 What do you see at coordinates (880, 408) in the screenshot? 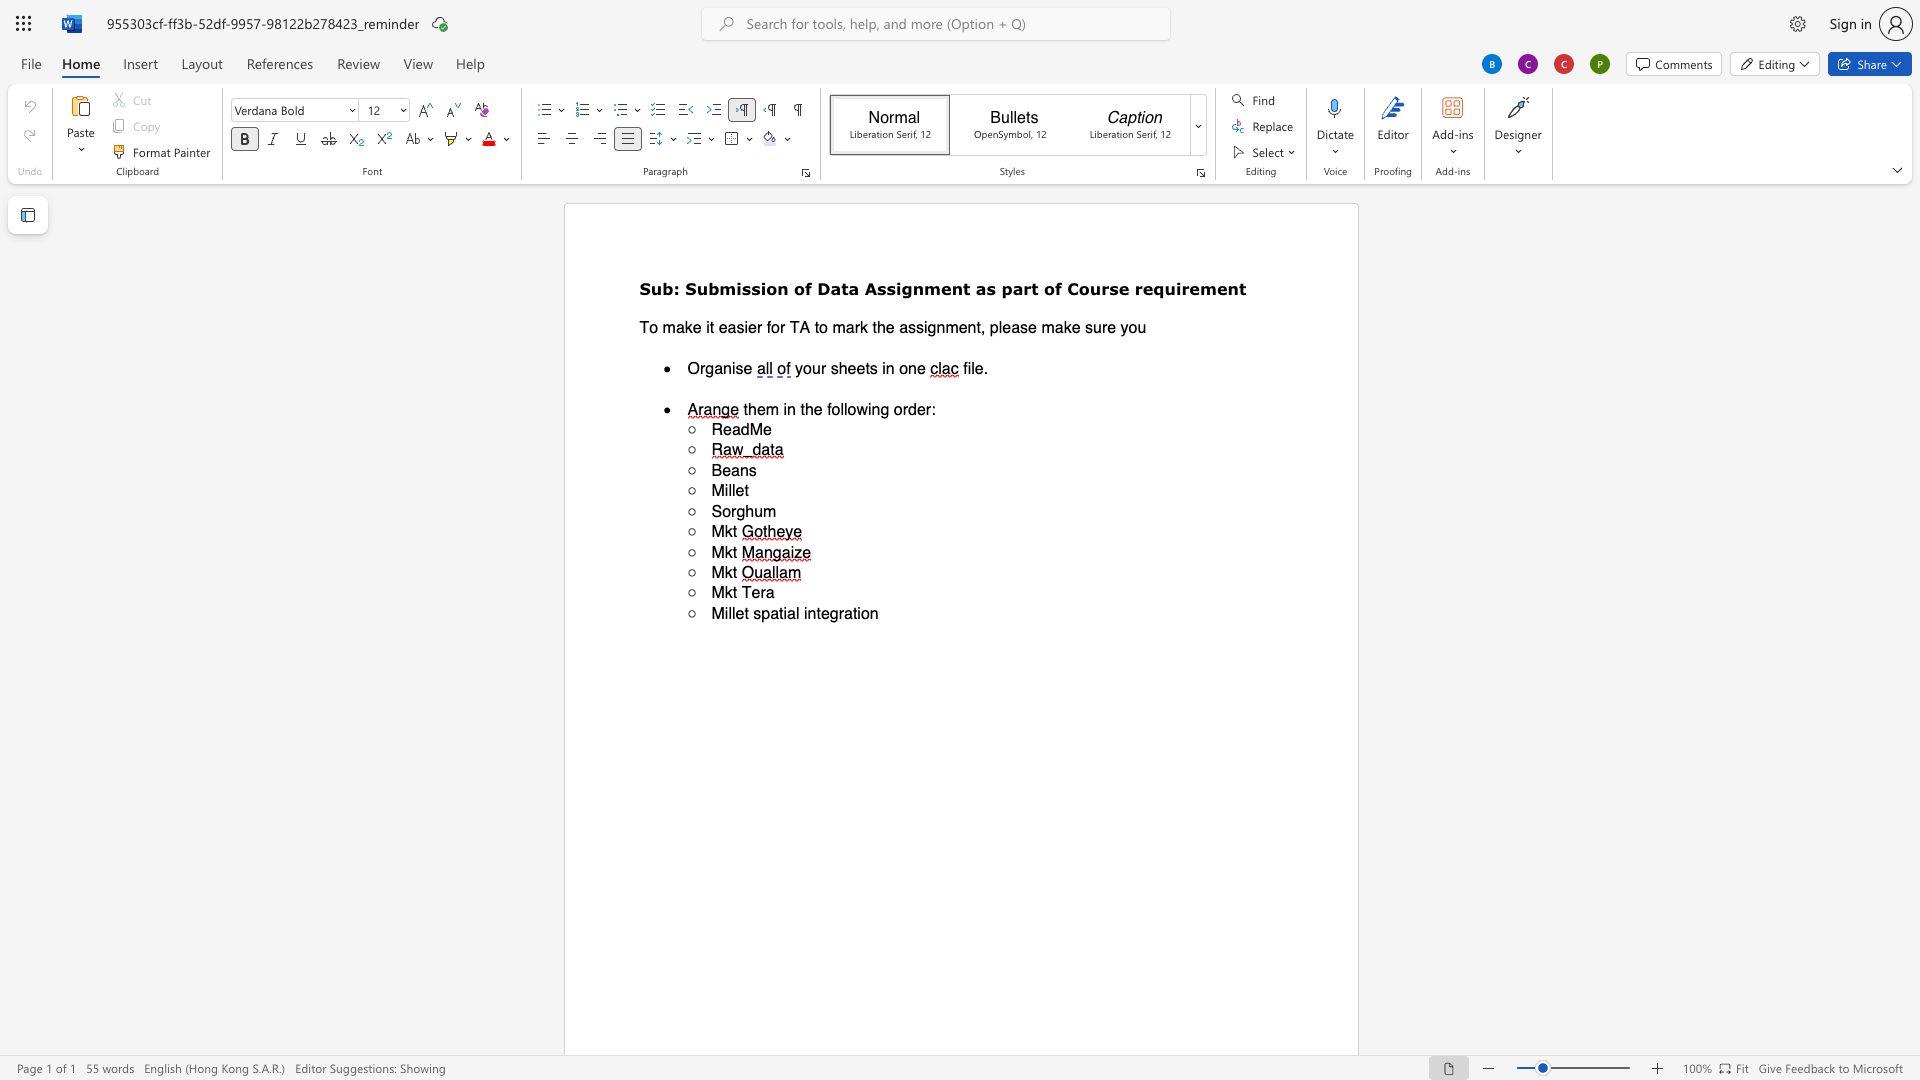
I see `the space between the continuous character "n" and "g" in the text` at bounding box center [880, 408].